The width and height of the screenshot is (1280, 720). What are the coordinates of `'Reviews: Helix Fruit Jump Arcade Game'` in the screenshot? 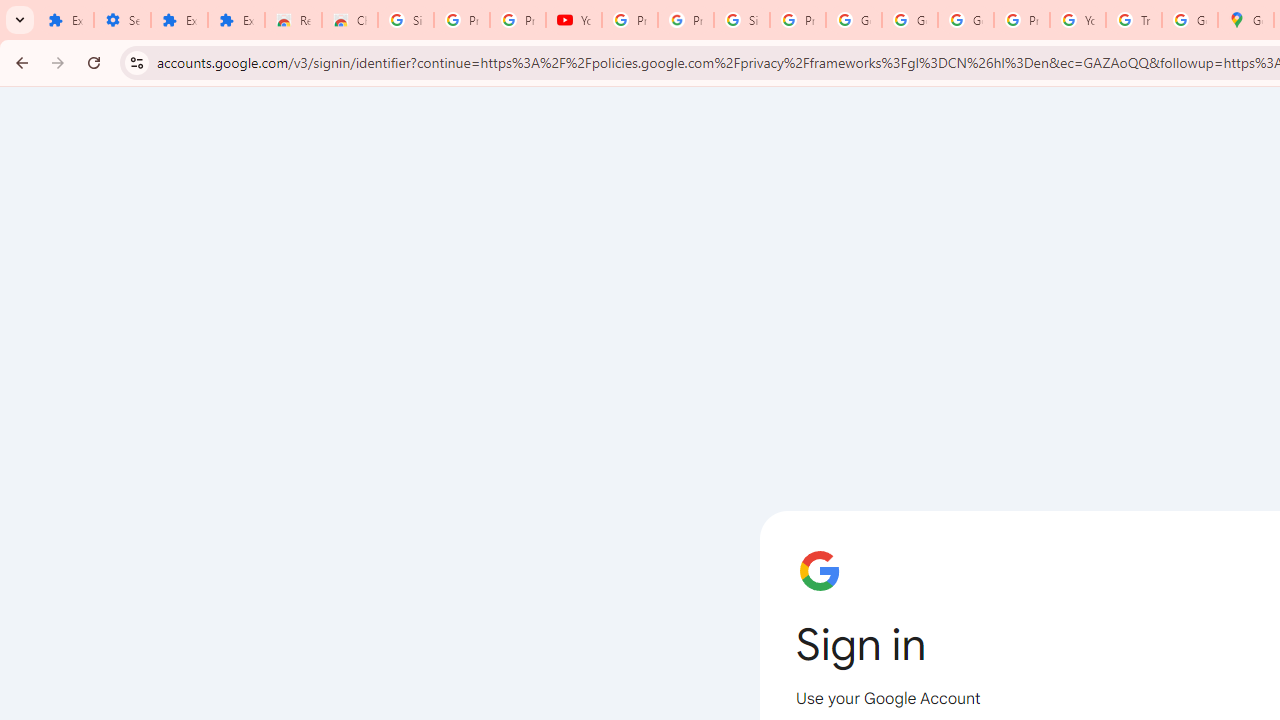 It's located at (292, 20).